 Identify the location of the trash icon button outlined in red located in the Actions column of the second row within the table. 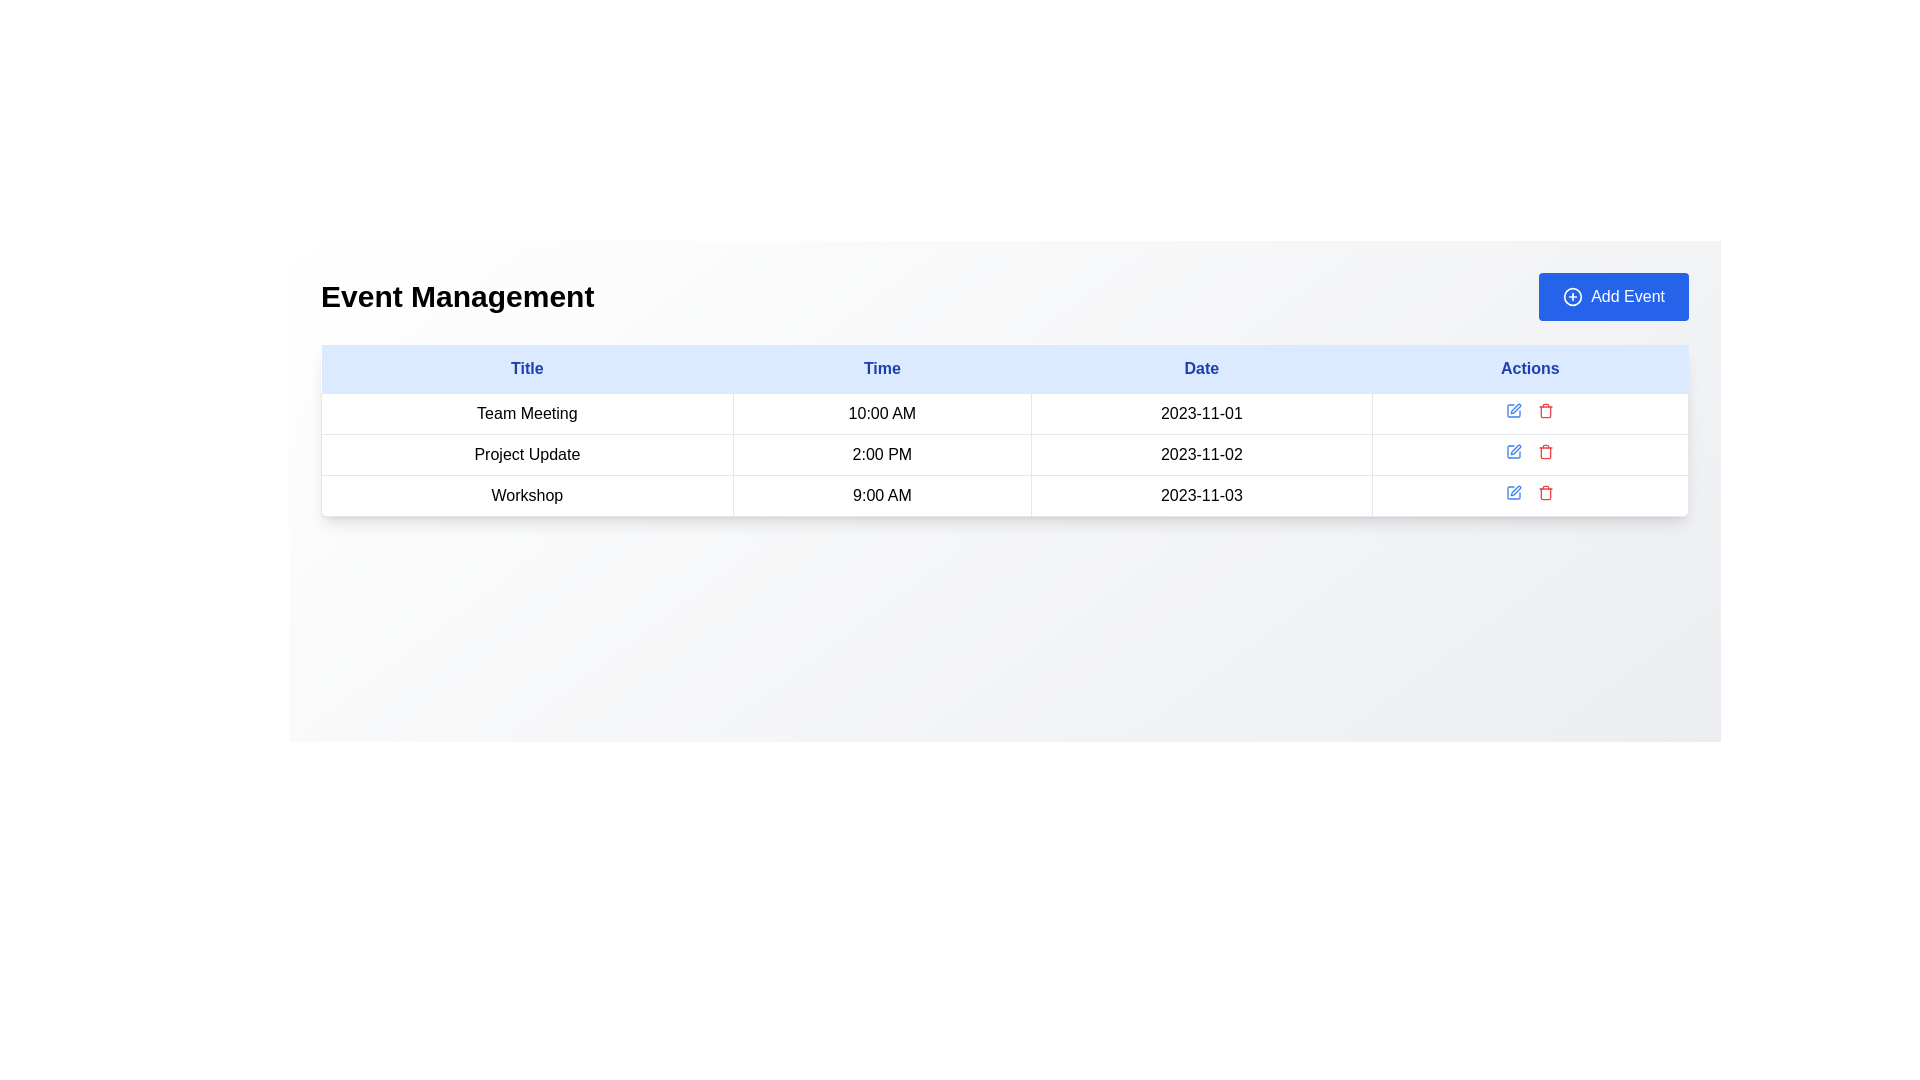
(1545, 410).